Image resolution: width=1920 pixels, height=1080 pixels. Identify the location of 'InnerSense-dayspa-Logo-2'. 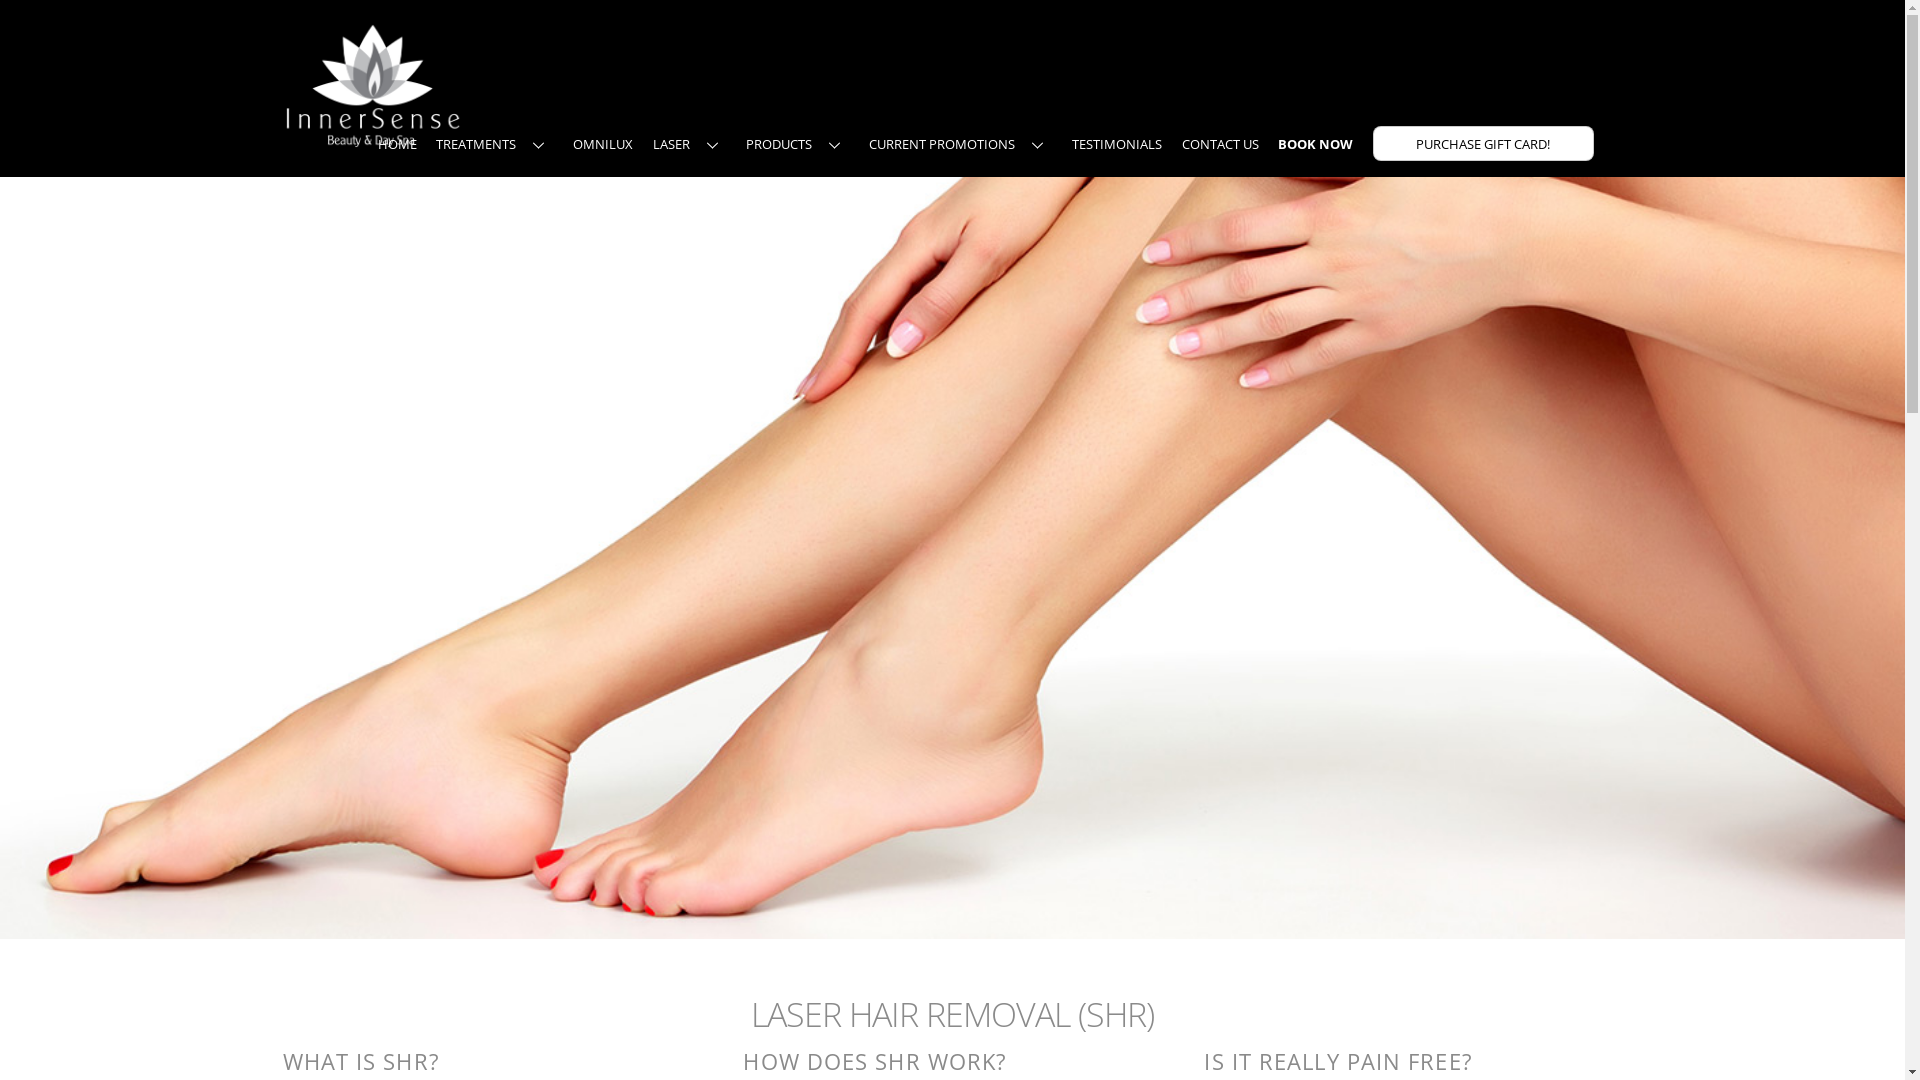
(372, 83).